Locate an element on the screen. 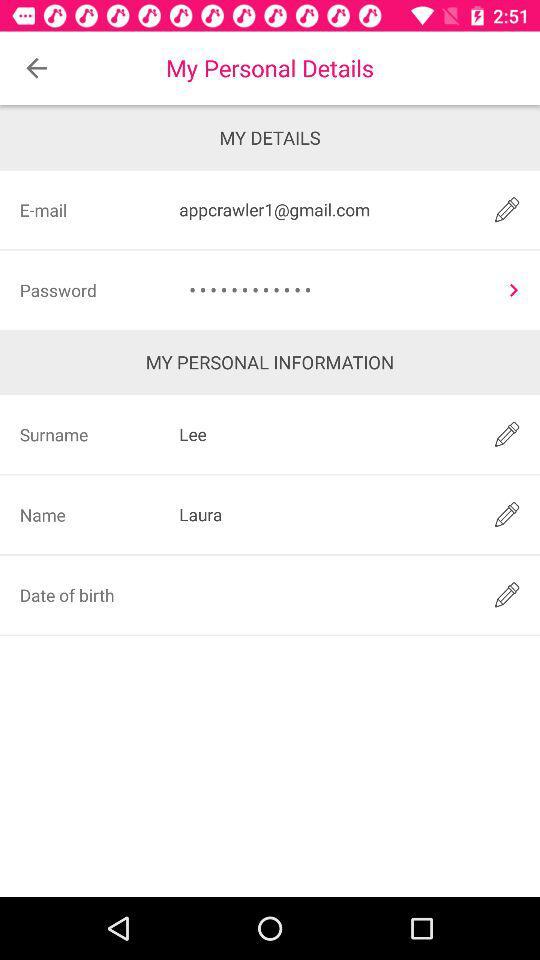  item to the right of the password item is located at coordinates (334, 289).